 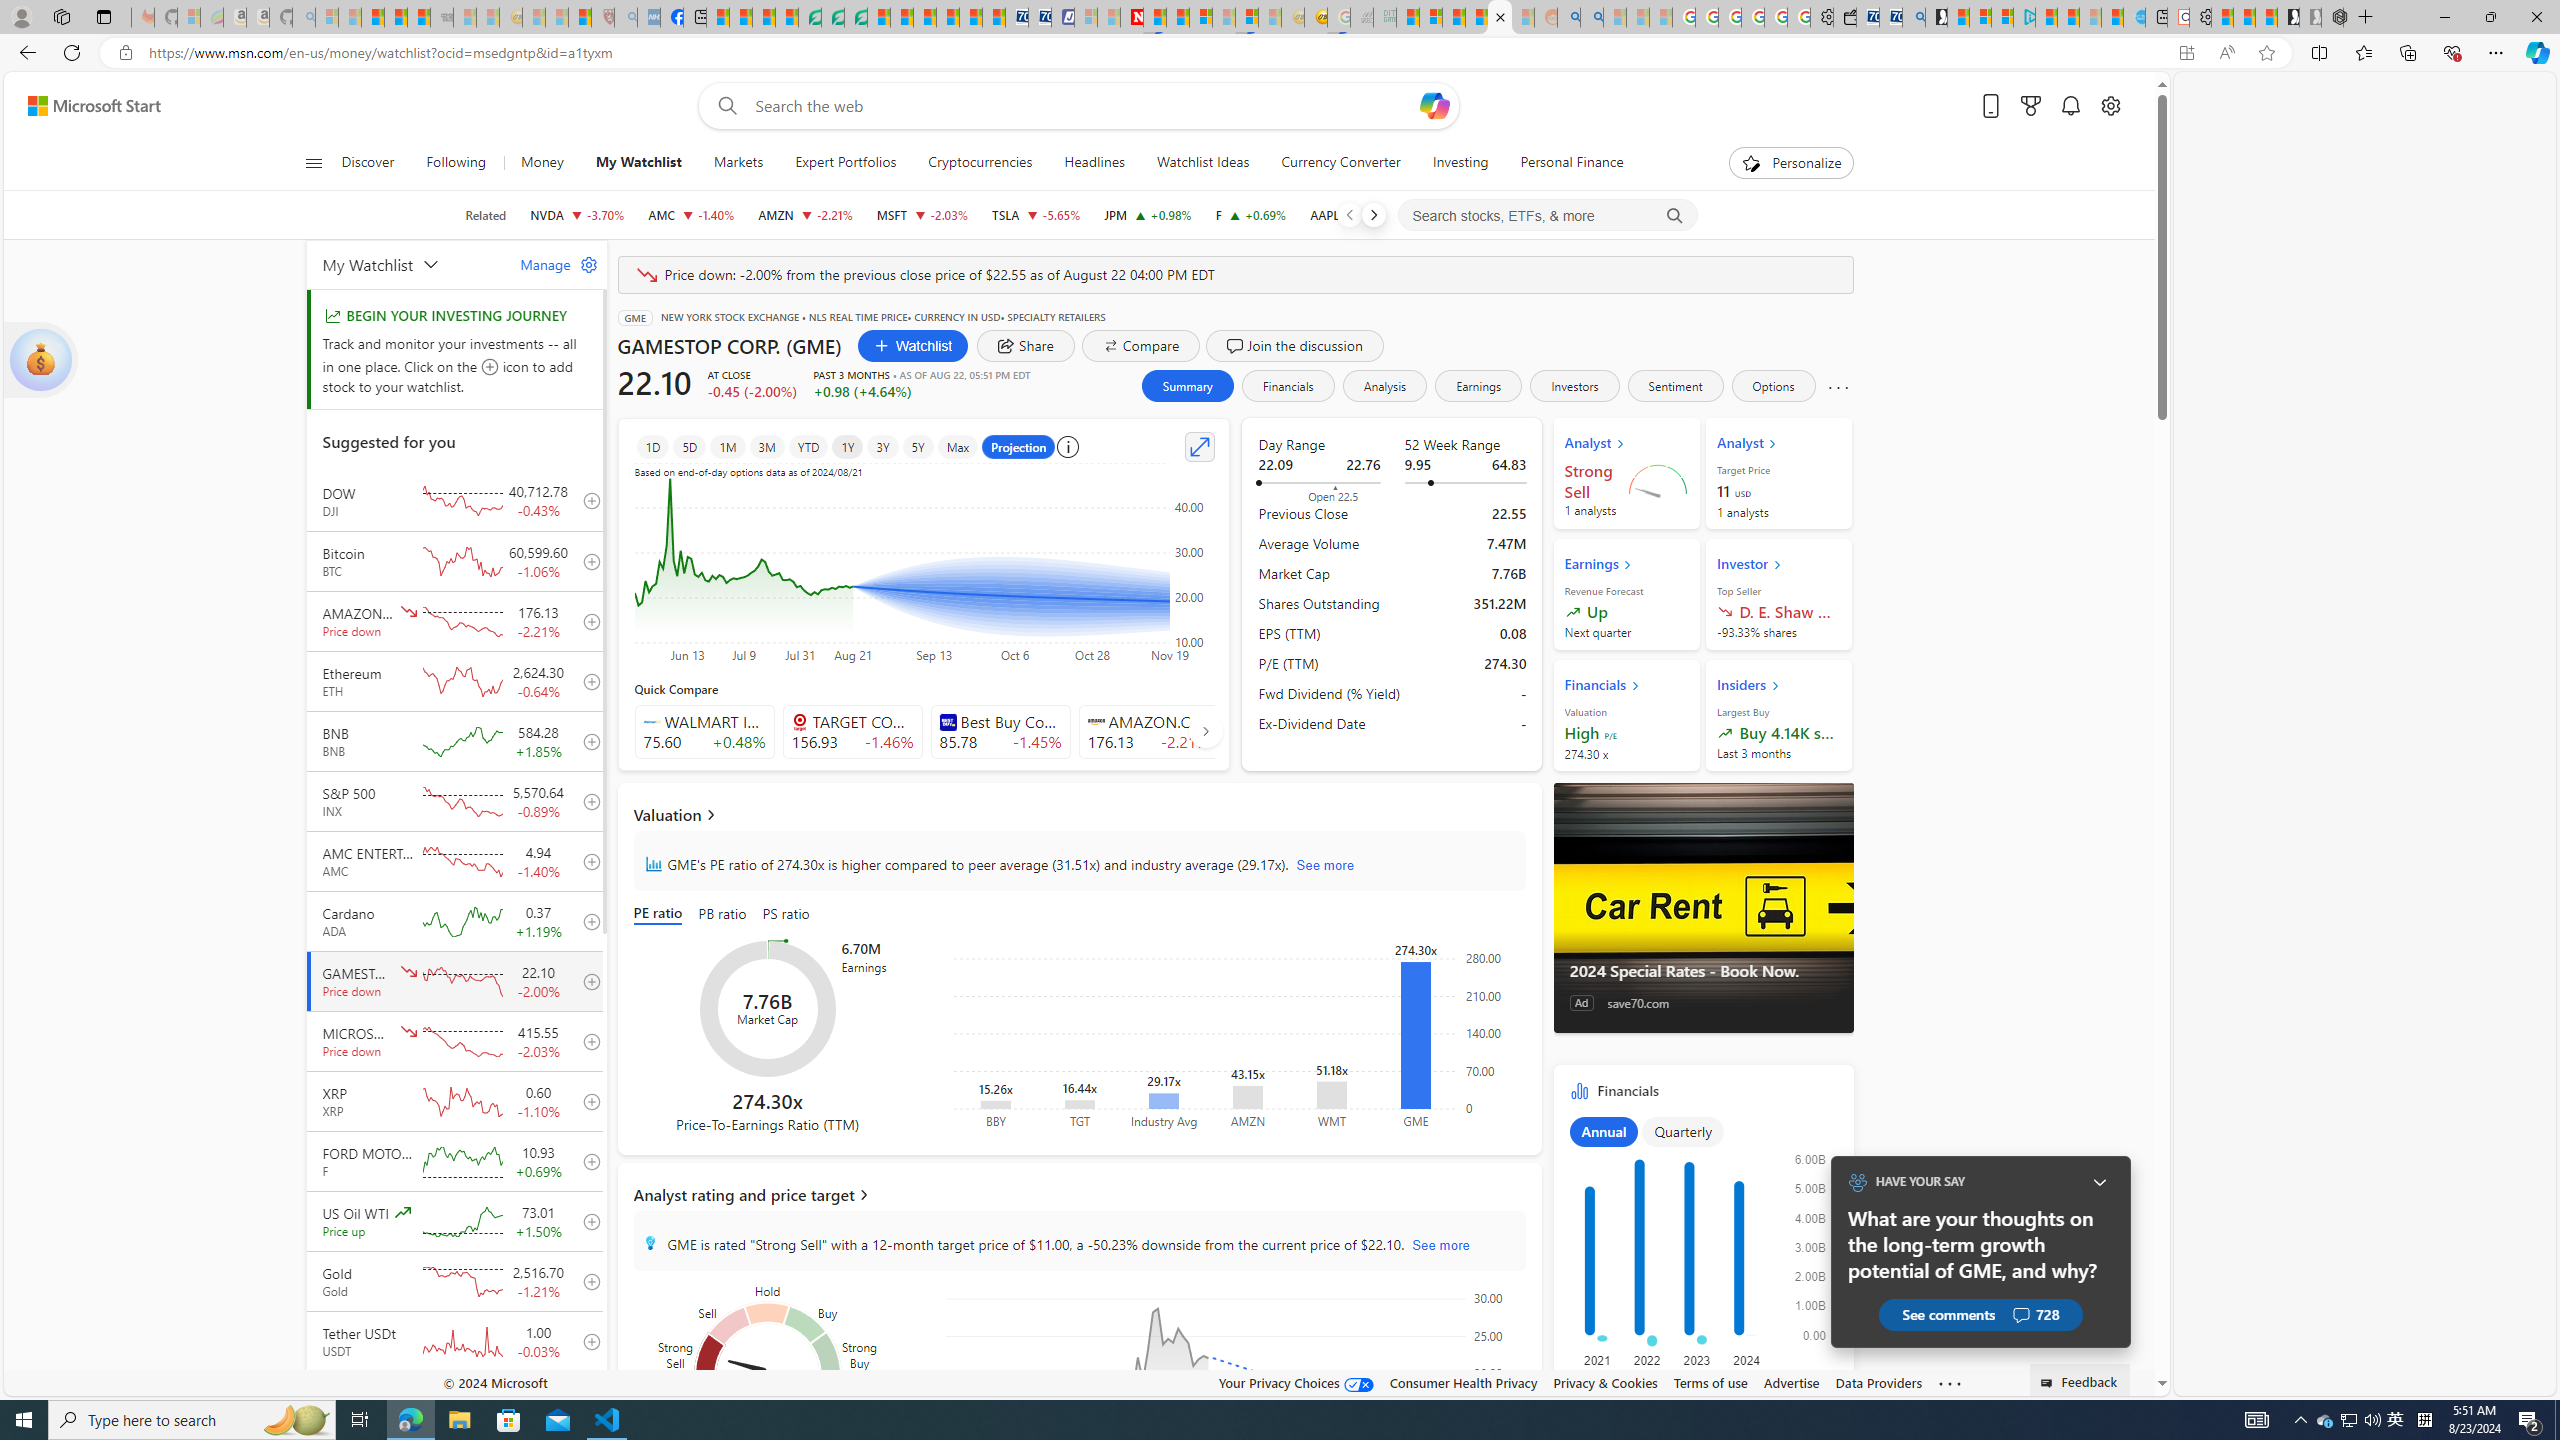 What do you see at coordinates (786, 915) in the screenshot?
I see `'PS ratio'` at bounding box center [786, 915].